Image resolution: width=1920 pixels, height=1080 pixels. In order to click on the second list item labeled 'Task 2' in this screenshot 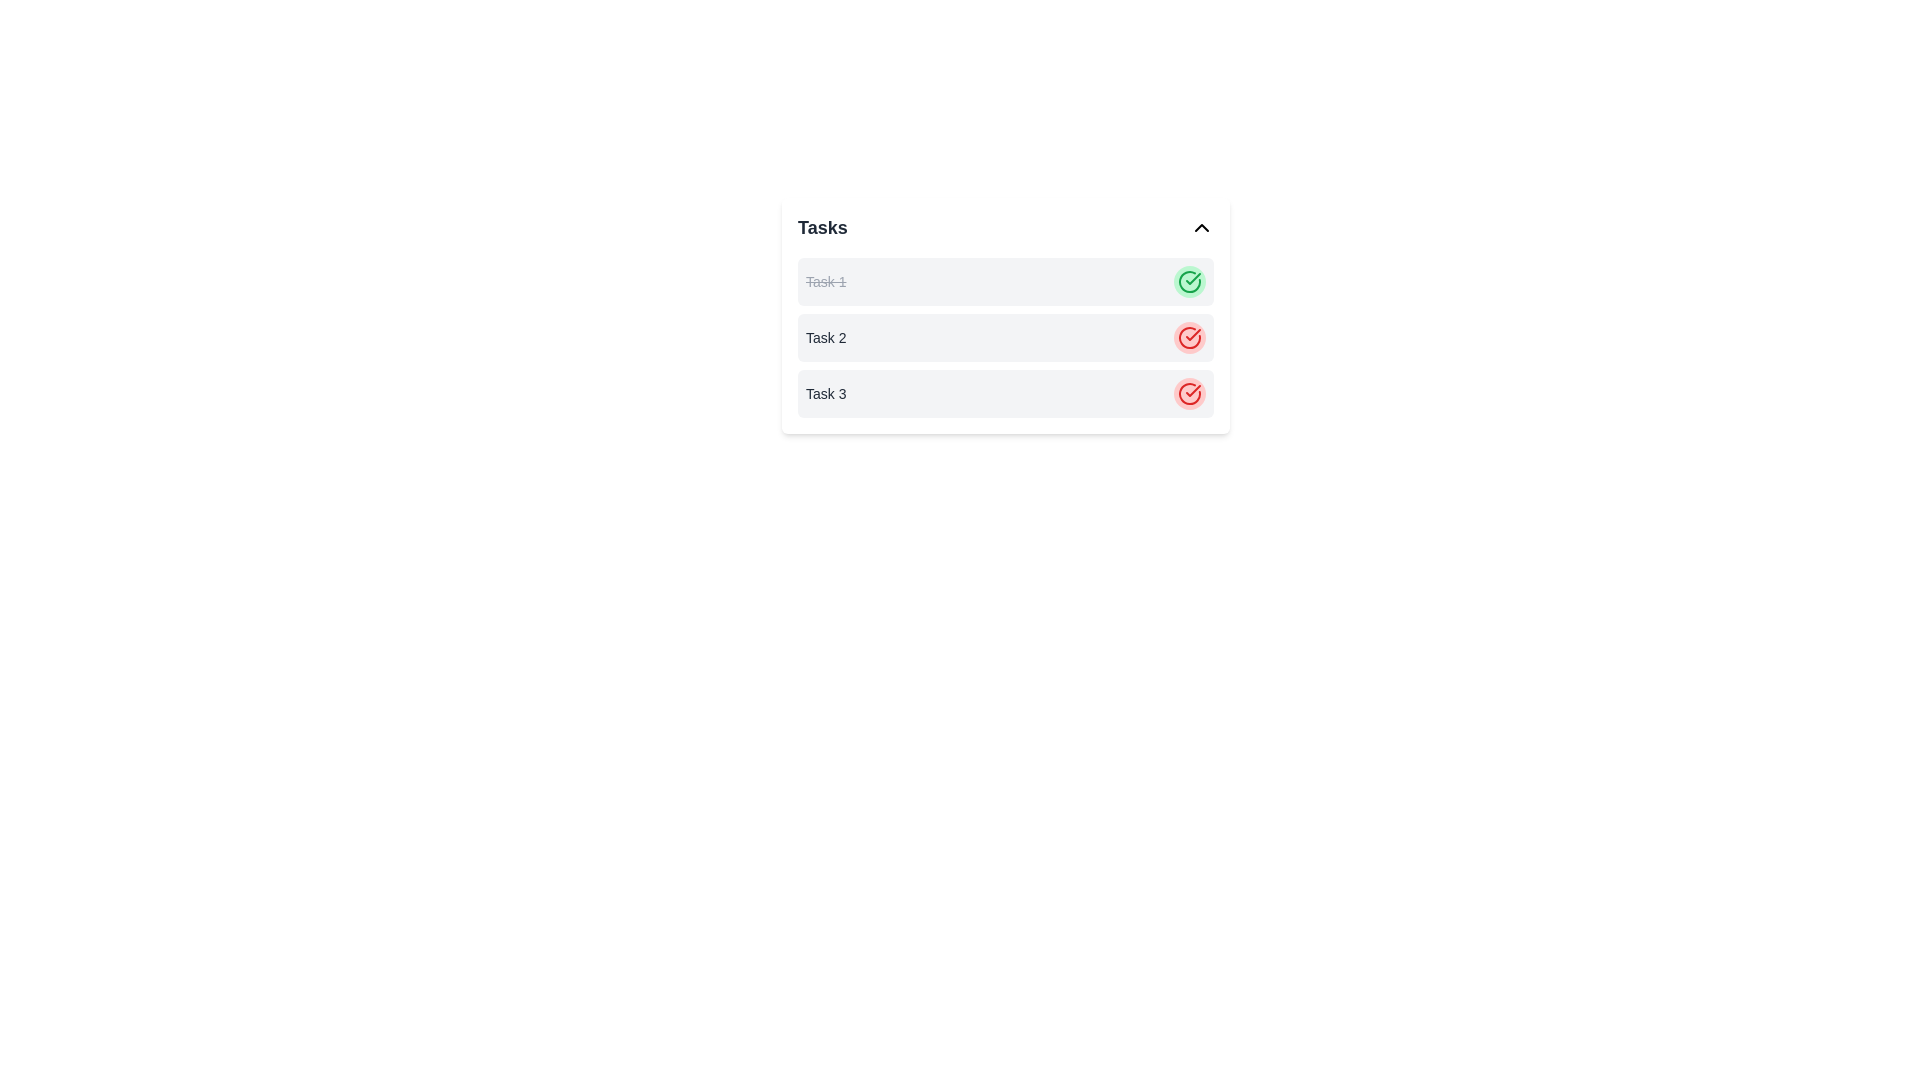, I will do `click(1006, 337)`.